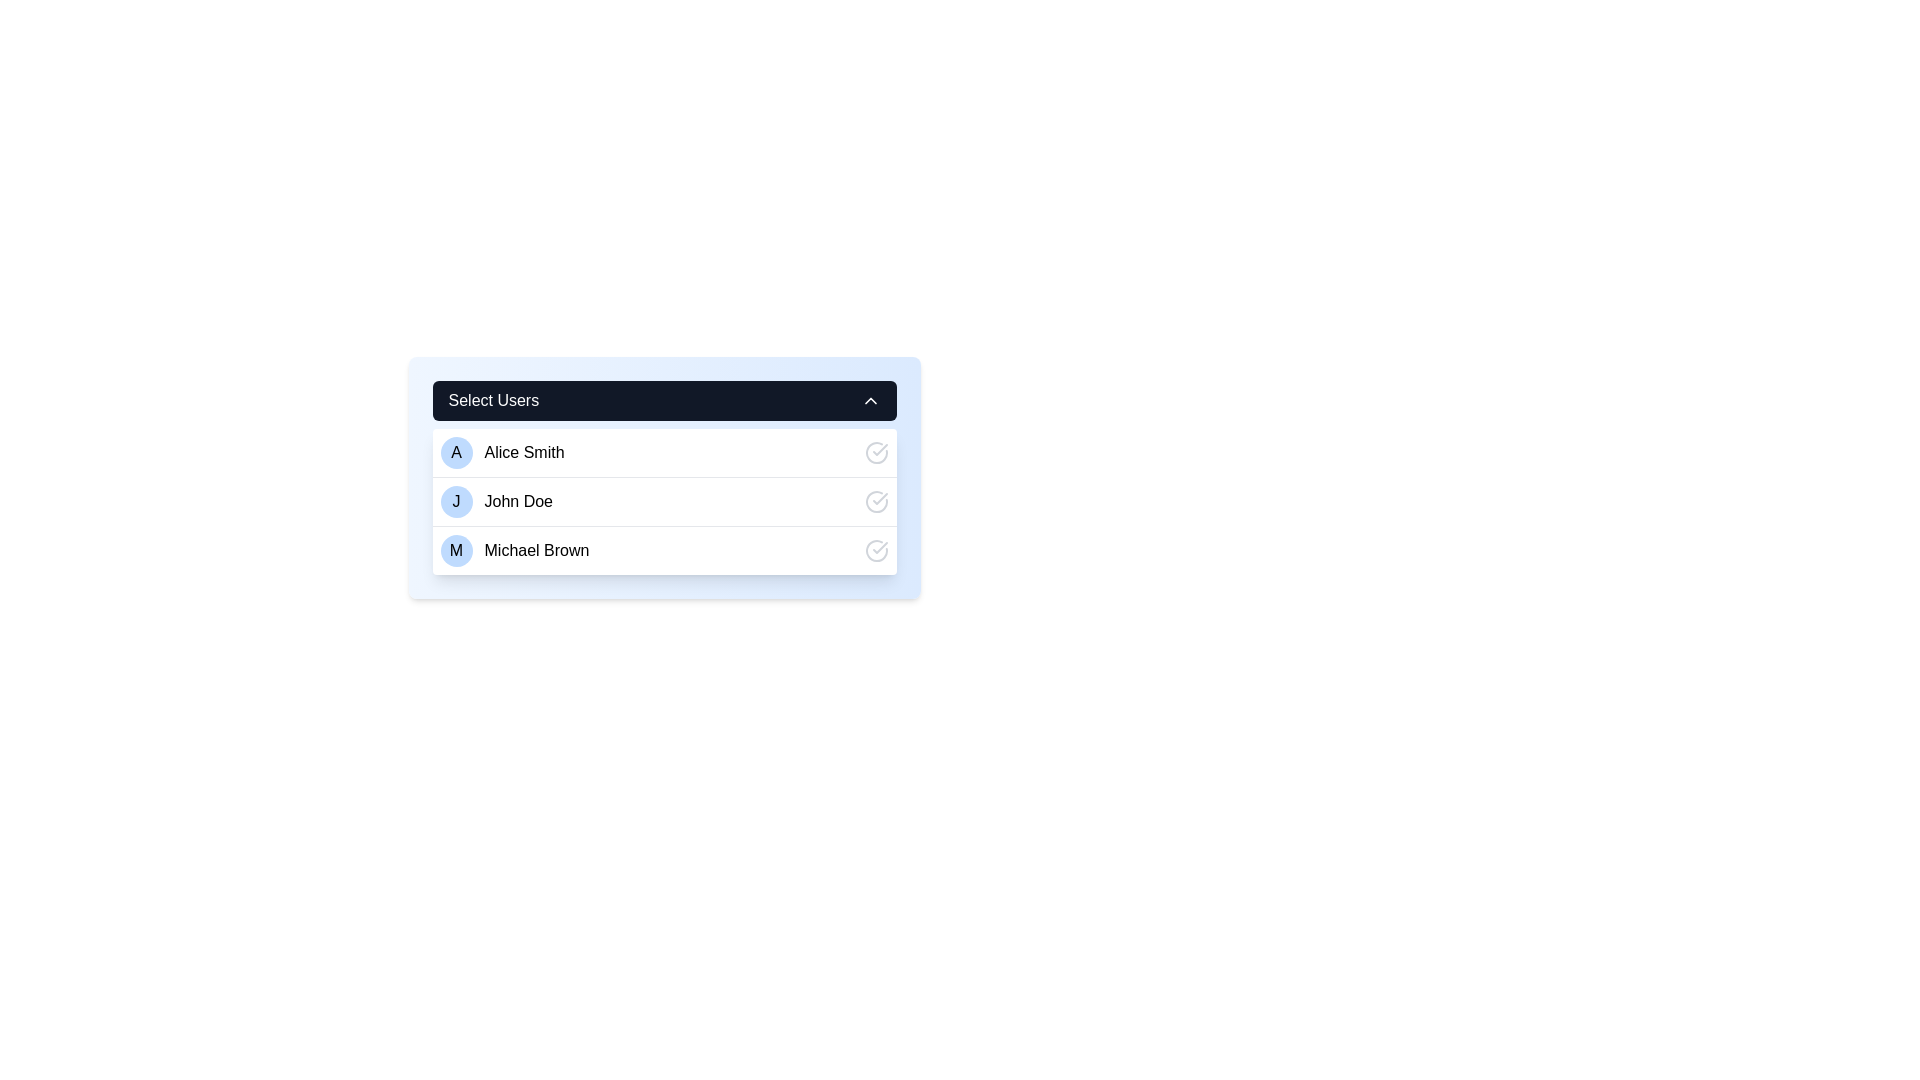  I want to click on the circular SVG icon with a gray stroke and checkmark, located at the far right of the list item for 'Michael Brown', so click(876, 551).